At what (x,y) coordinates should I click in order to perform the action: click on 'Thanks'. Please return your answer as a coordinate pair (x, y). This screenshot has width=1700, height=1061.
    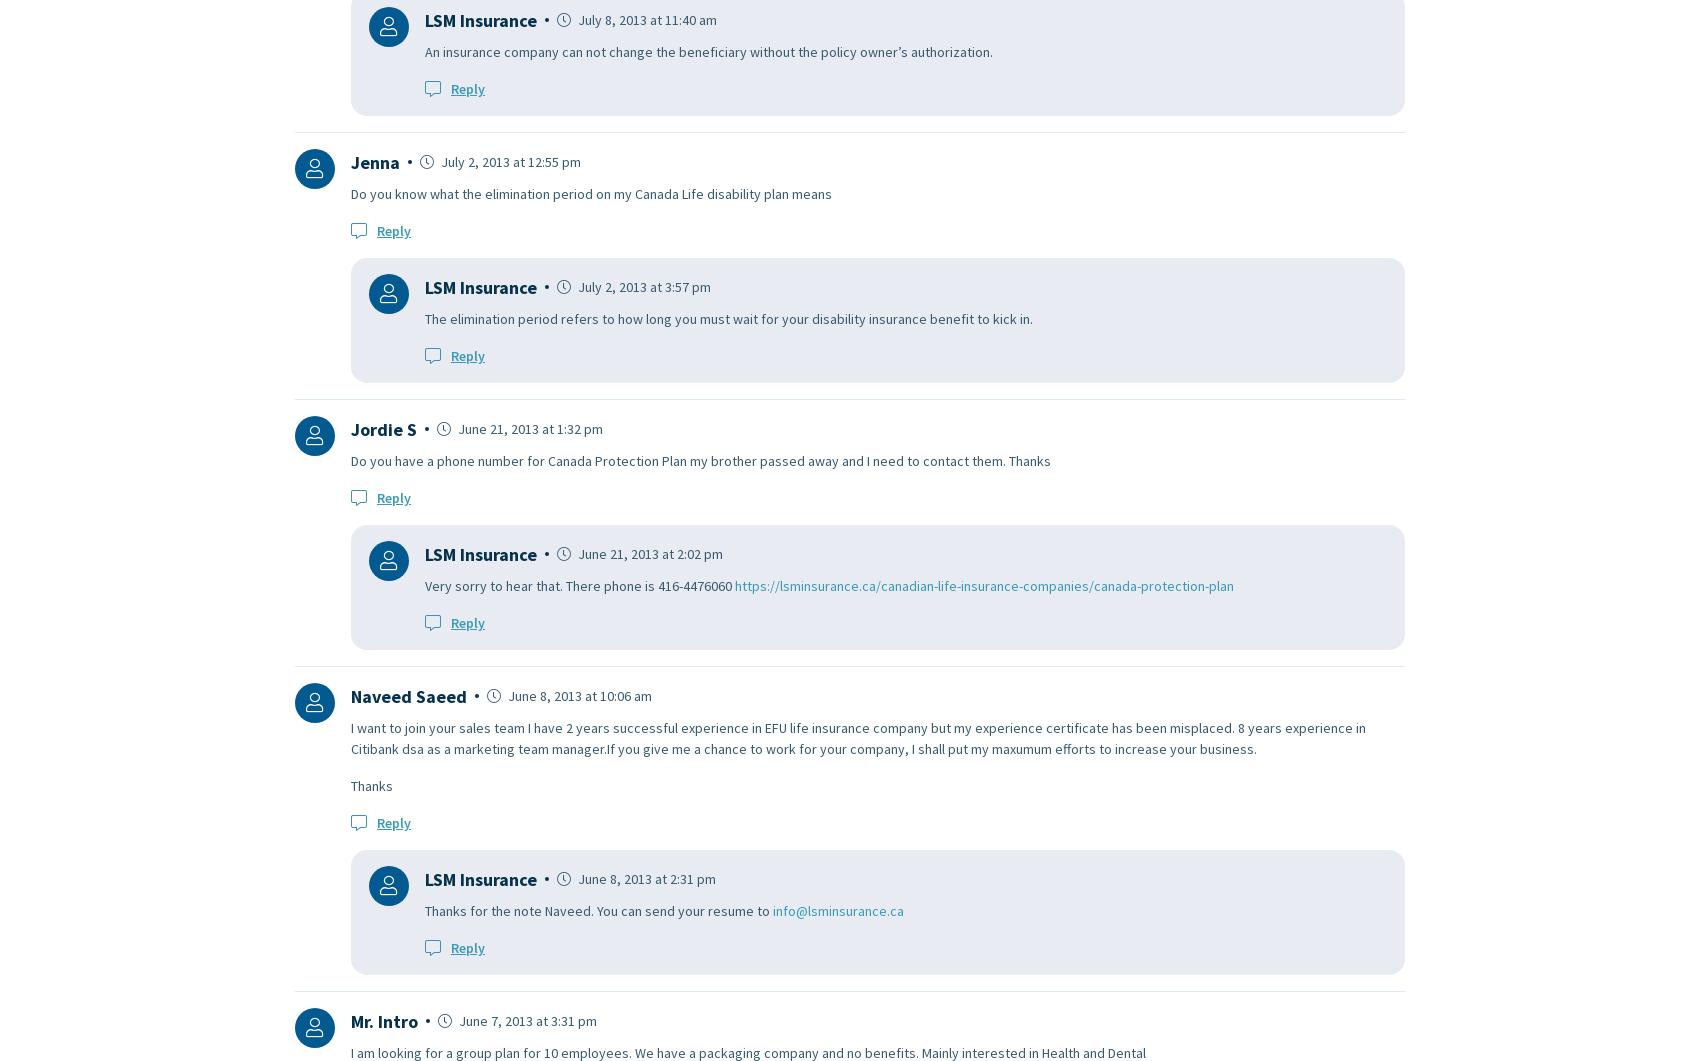
    Looking at the image, I should click on (370, 785).